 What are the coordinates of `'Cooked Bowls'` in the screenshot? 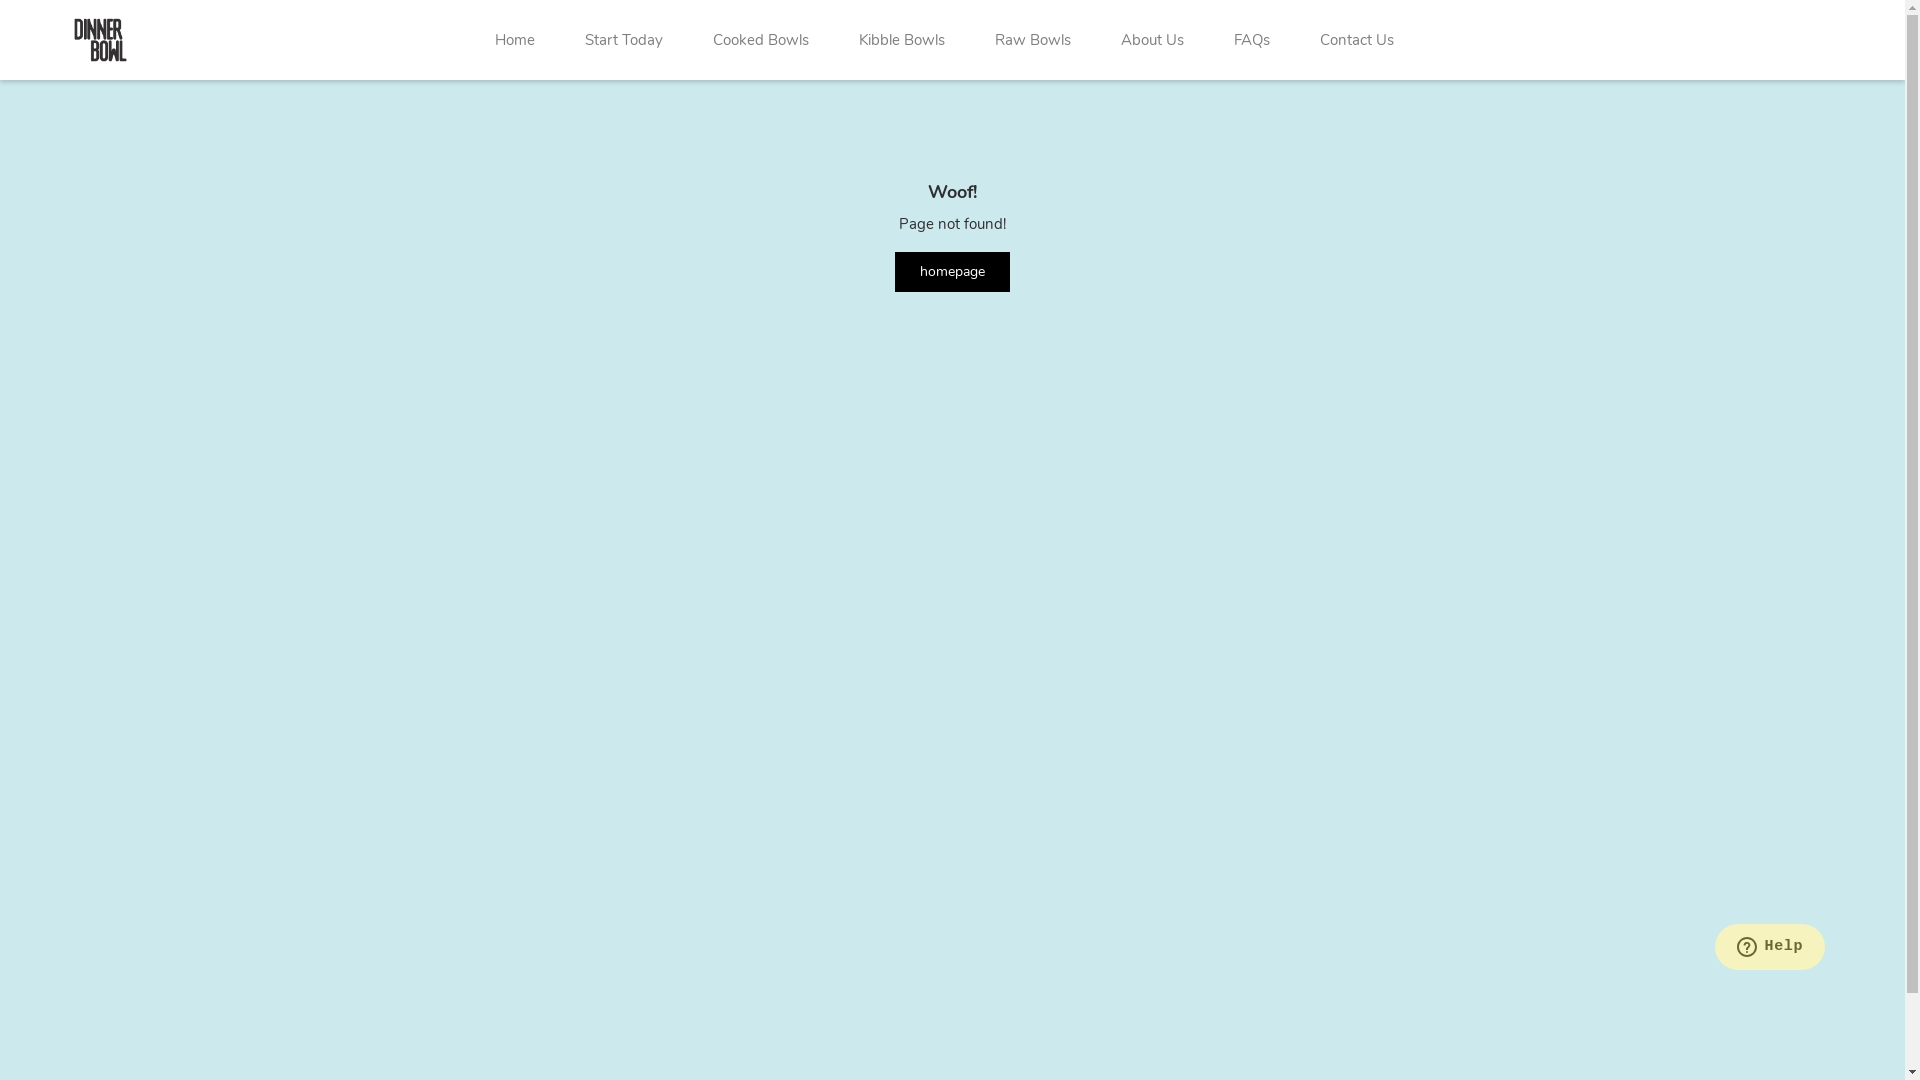 It's located at (713, 39).